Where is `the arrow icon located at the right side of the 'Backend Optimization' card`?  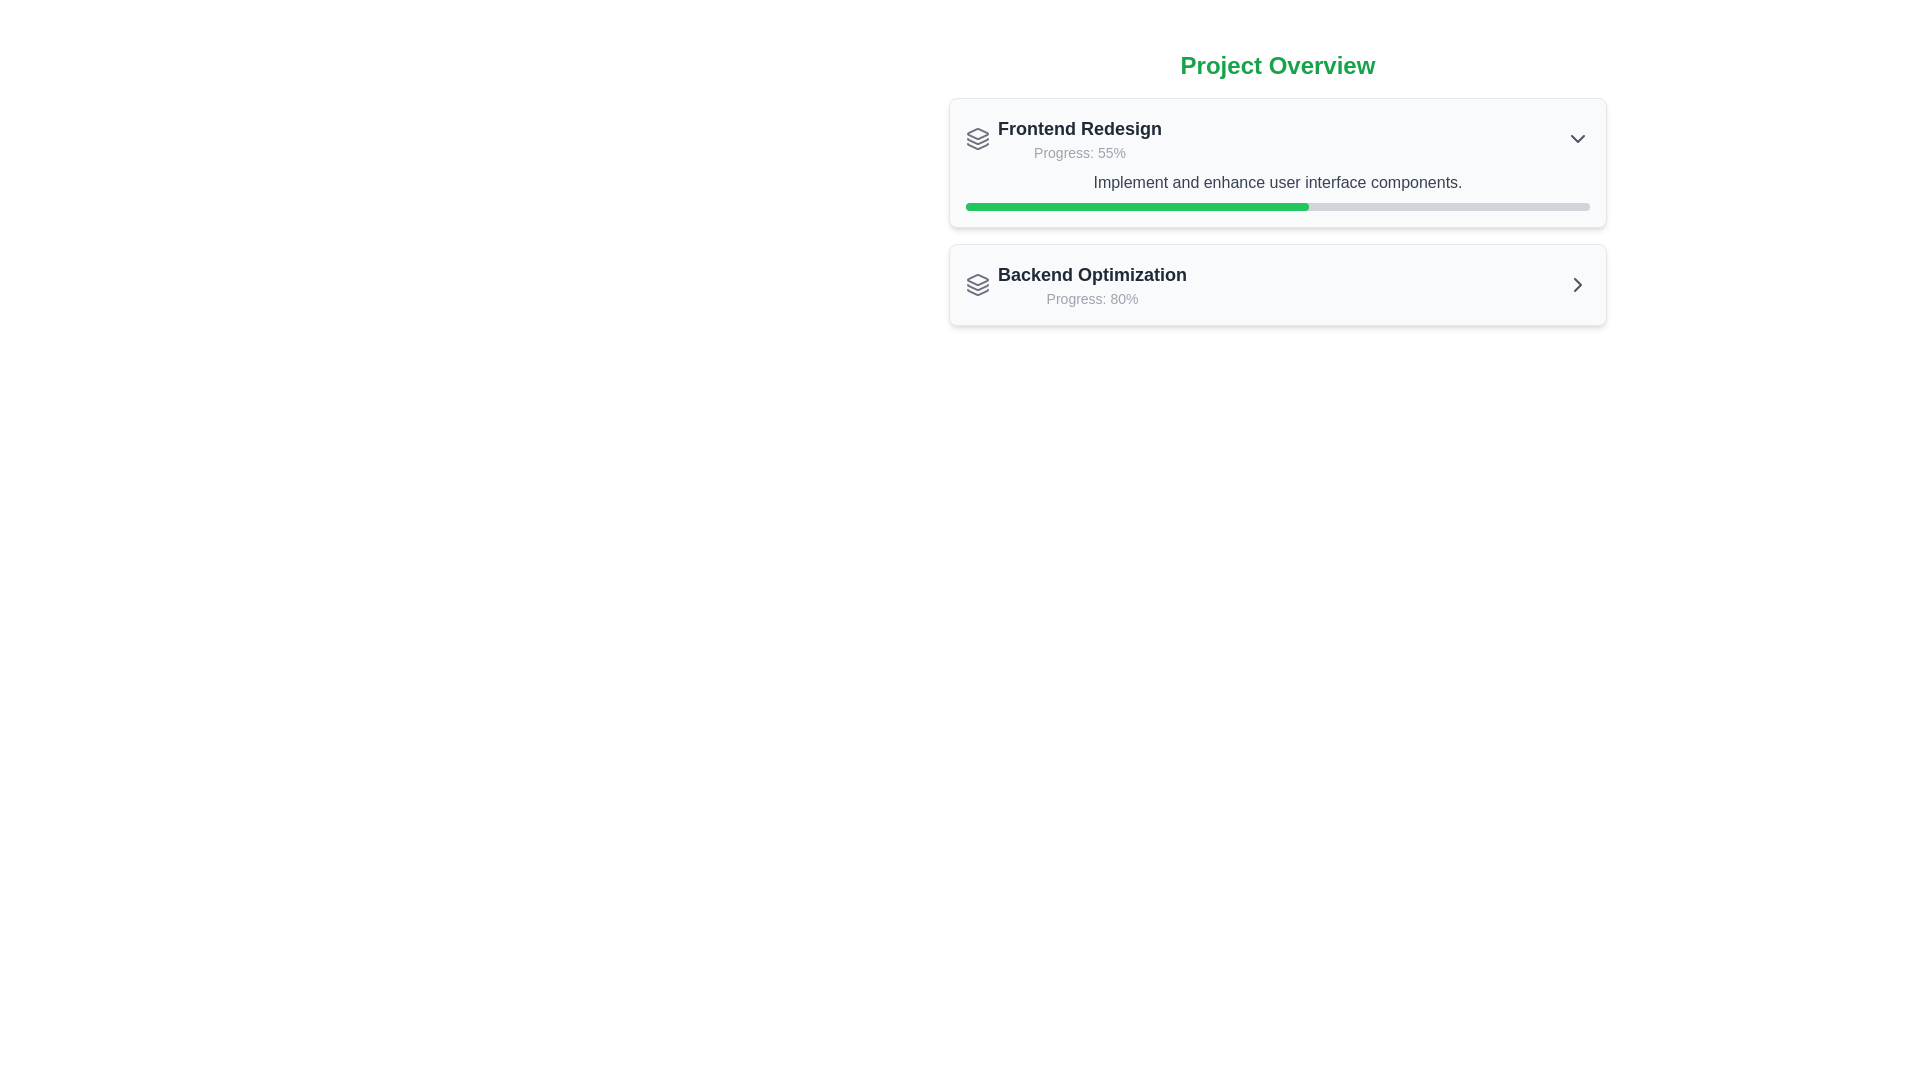 the arrow icon located at the right side of the 'Backend Optimization' card is located at coordinates (1577, 285).